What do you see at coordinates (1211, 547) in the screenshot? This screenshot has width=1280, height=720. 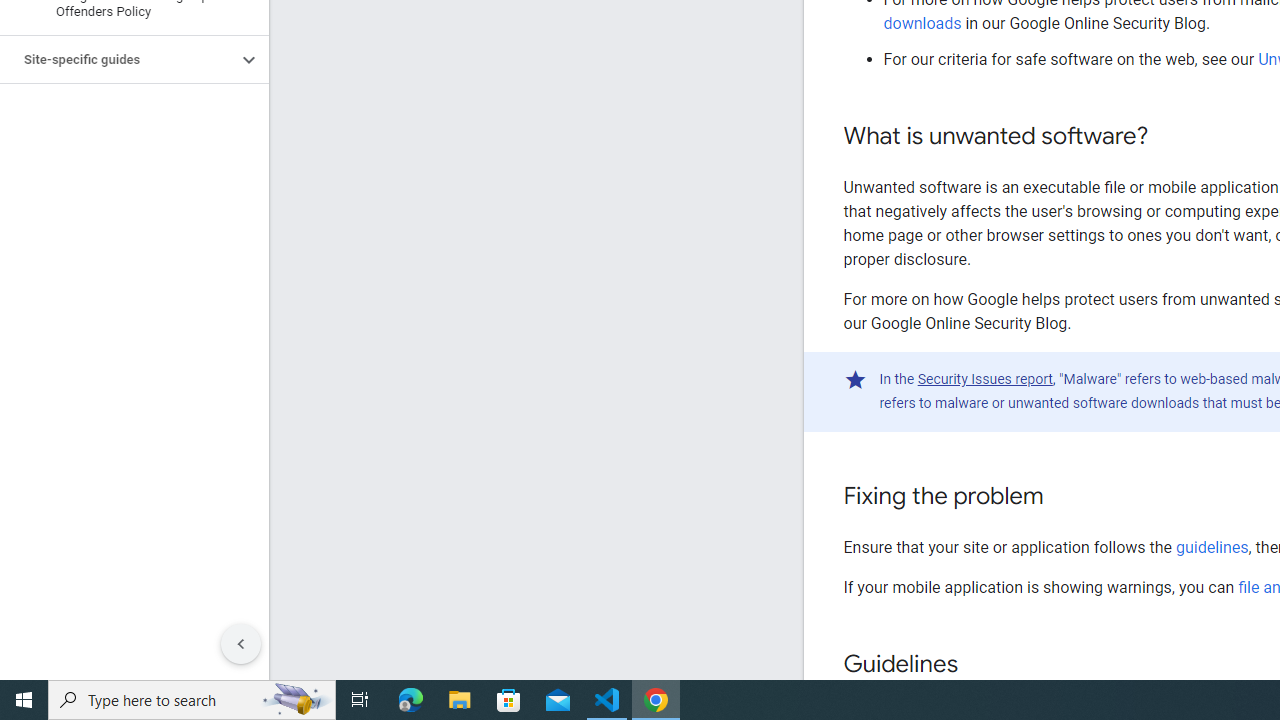 I see `'guidelines'` at bounding box center [1211, 547].